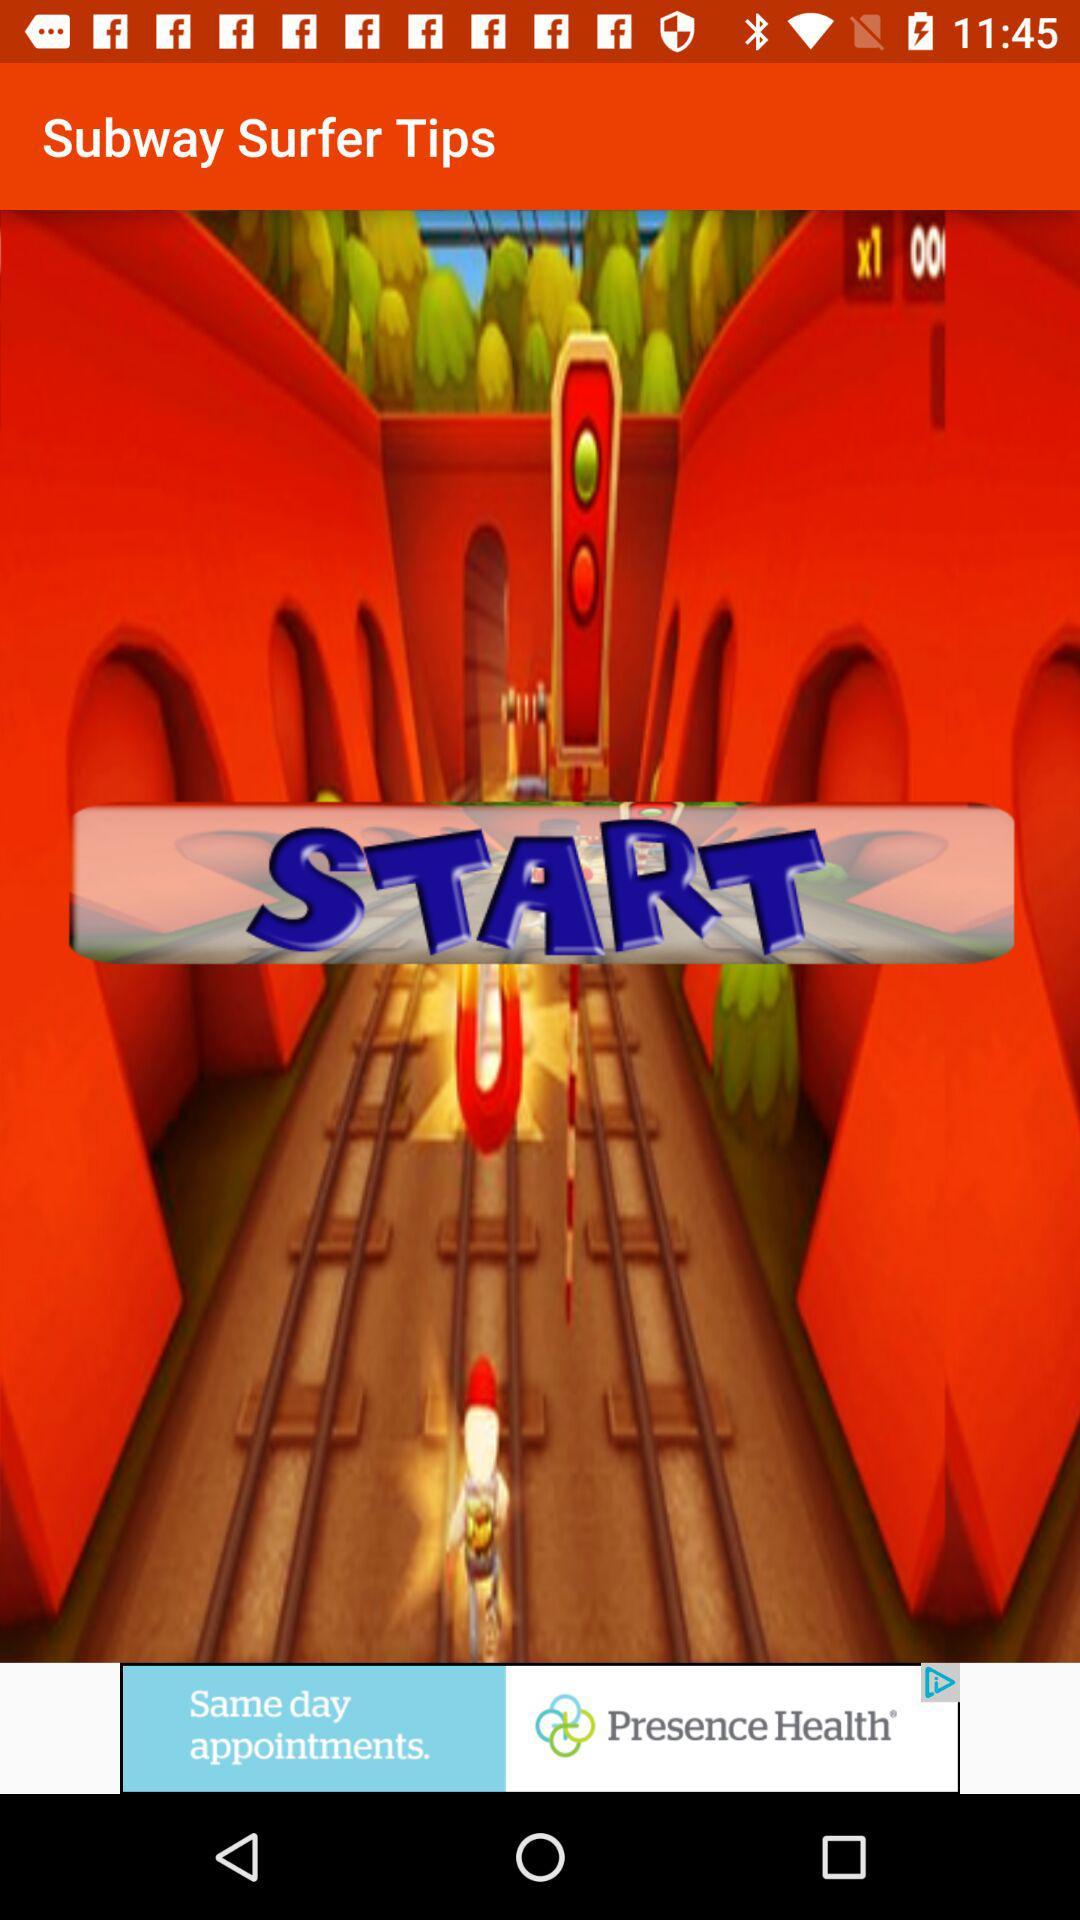  I want to click on advertisement, so click(540, 1758).